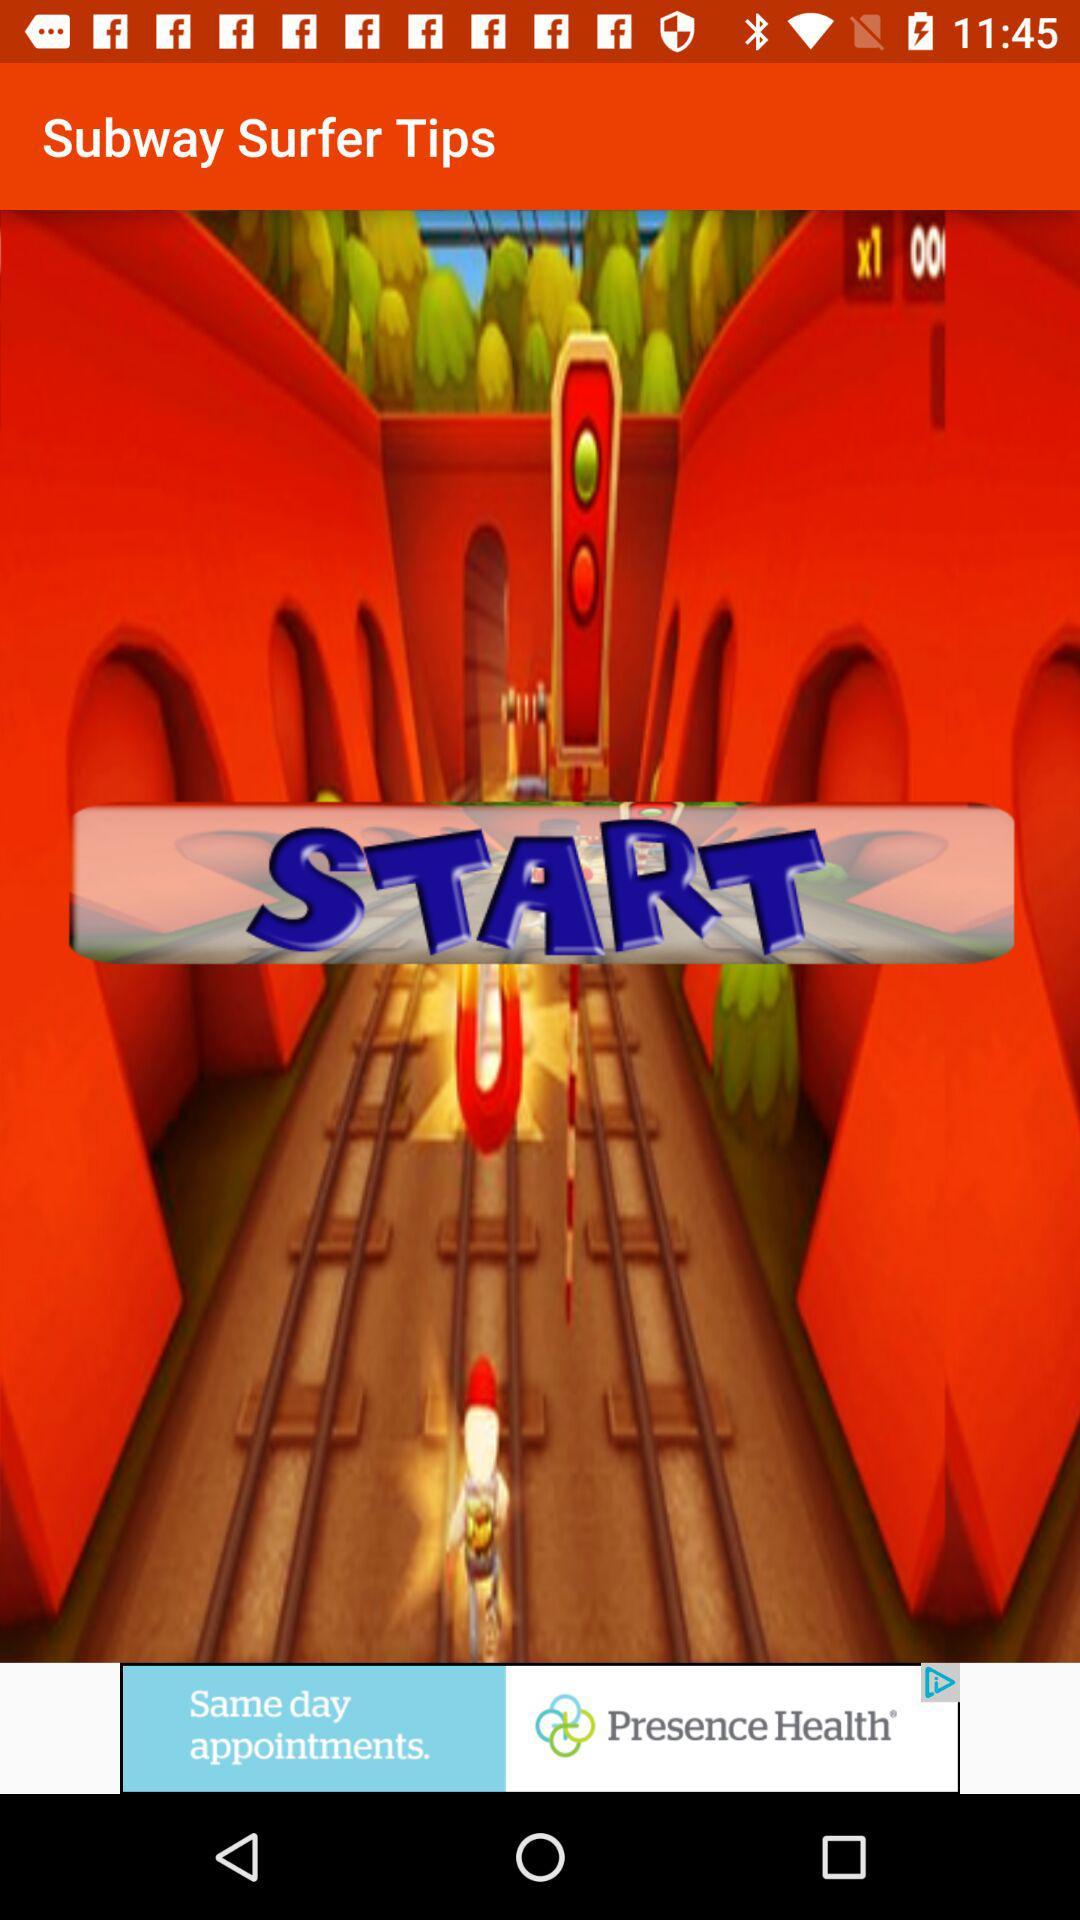  I want to click on advertisement, so click(540, 1758).